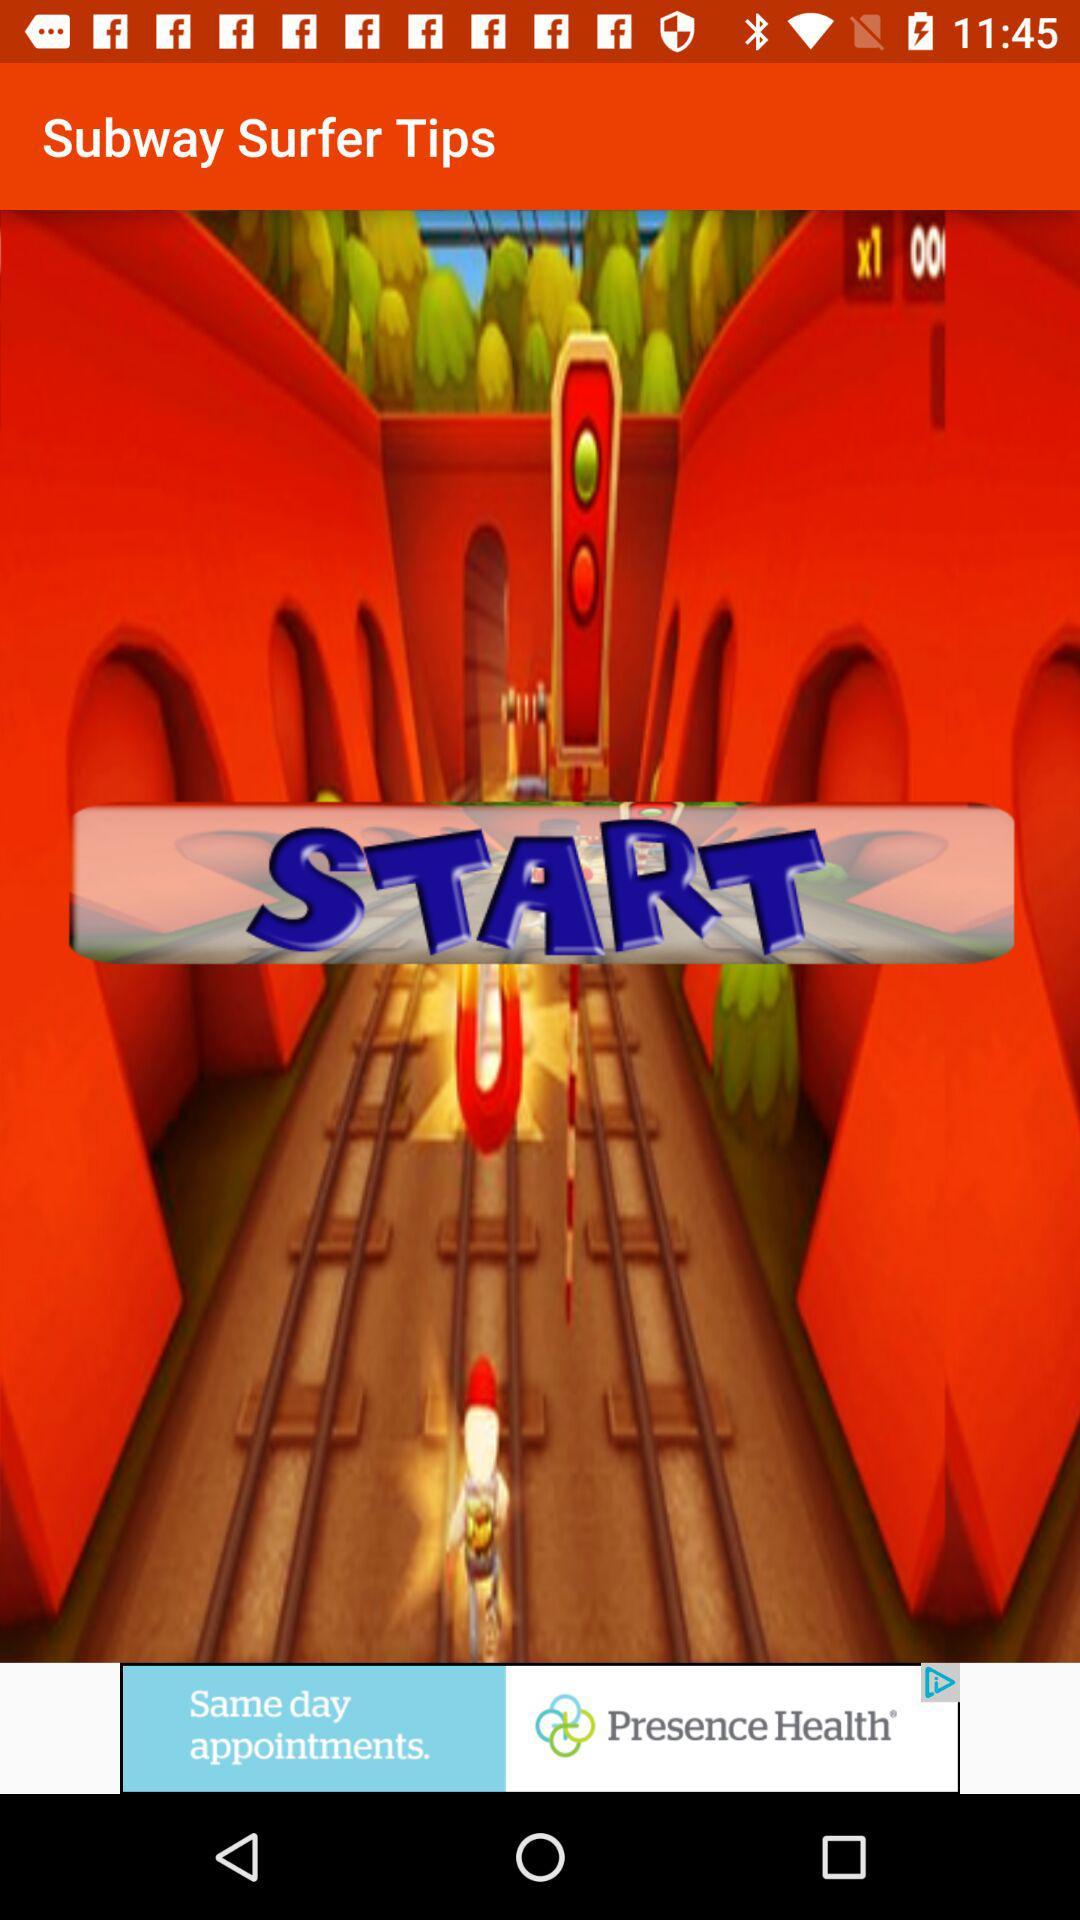  I want to click on advertisement, so click(540, 1758).